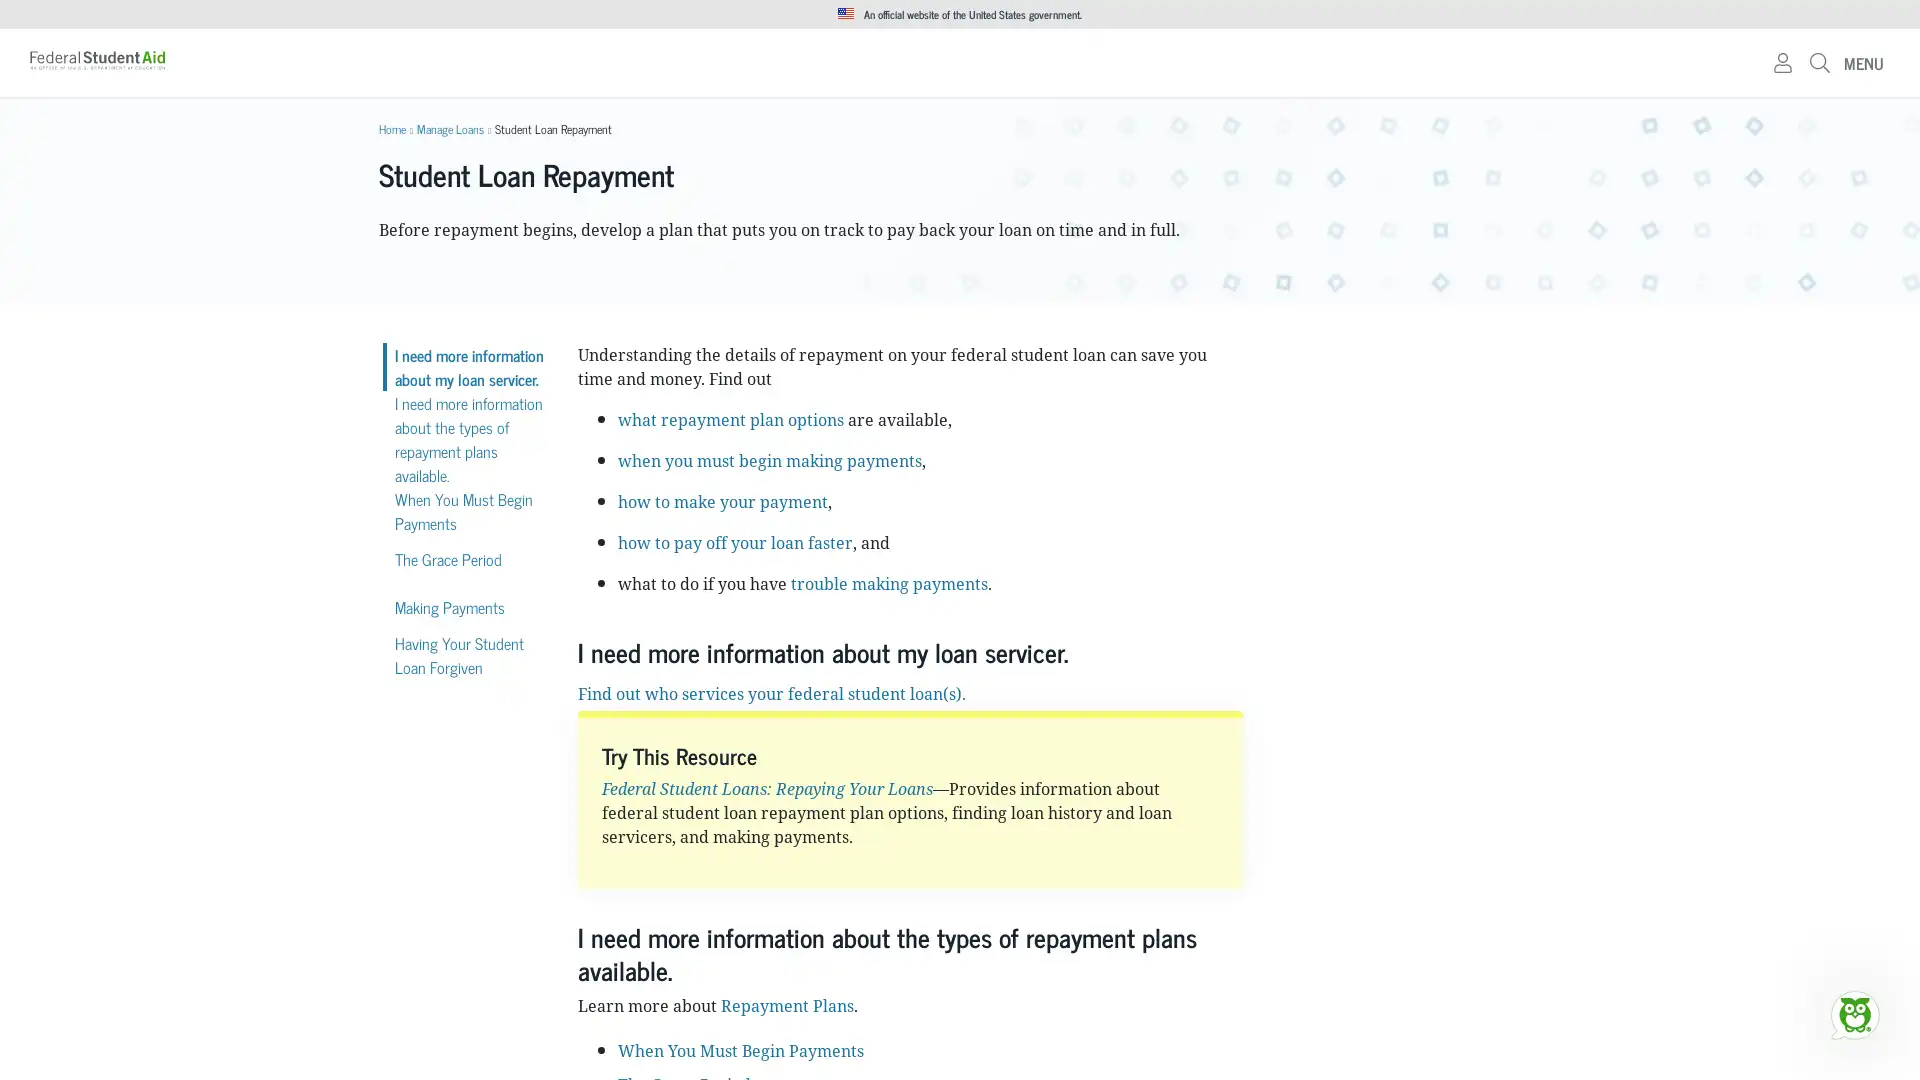  I want to click on Espanol, so click(1520, 15).